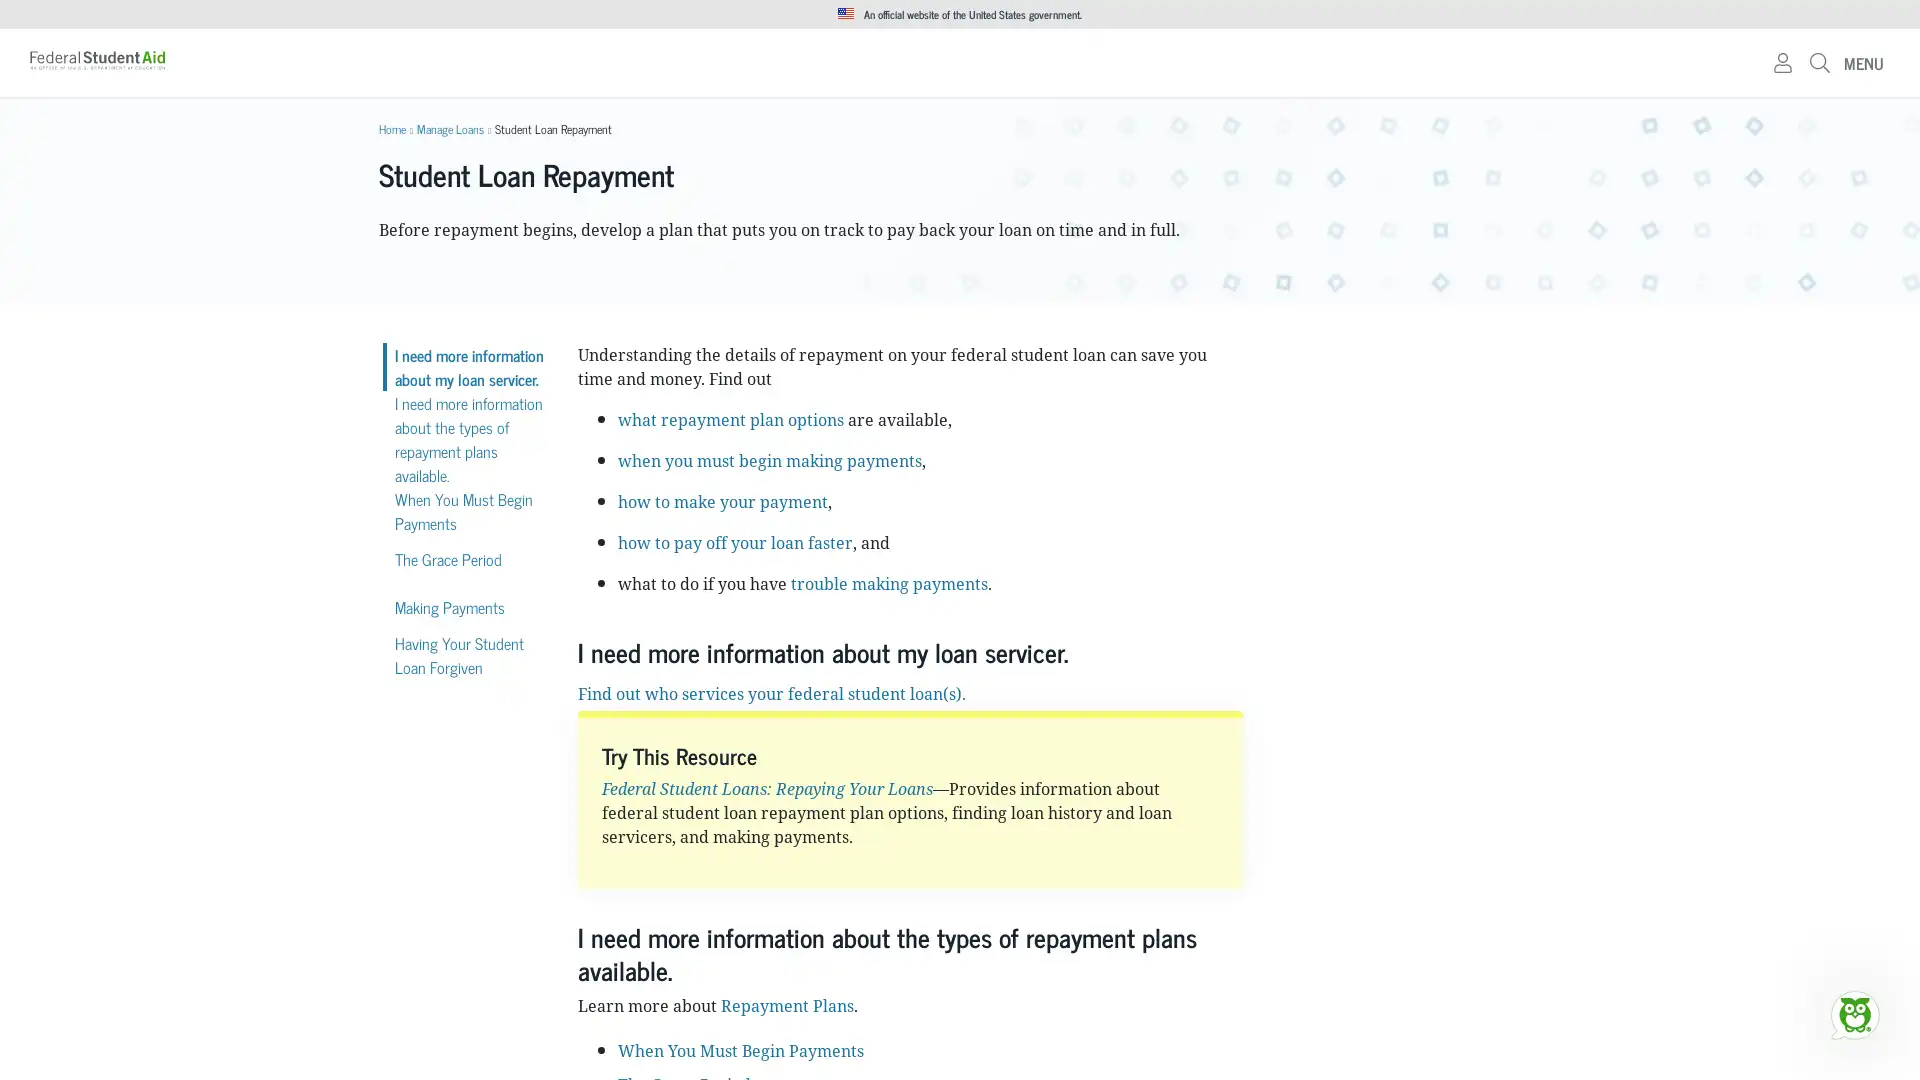  I want to click on Espanol, so click(1520, 15).